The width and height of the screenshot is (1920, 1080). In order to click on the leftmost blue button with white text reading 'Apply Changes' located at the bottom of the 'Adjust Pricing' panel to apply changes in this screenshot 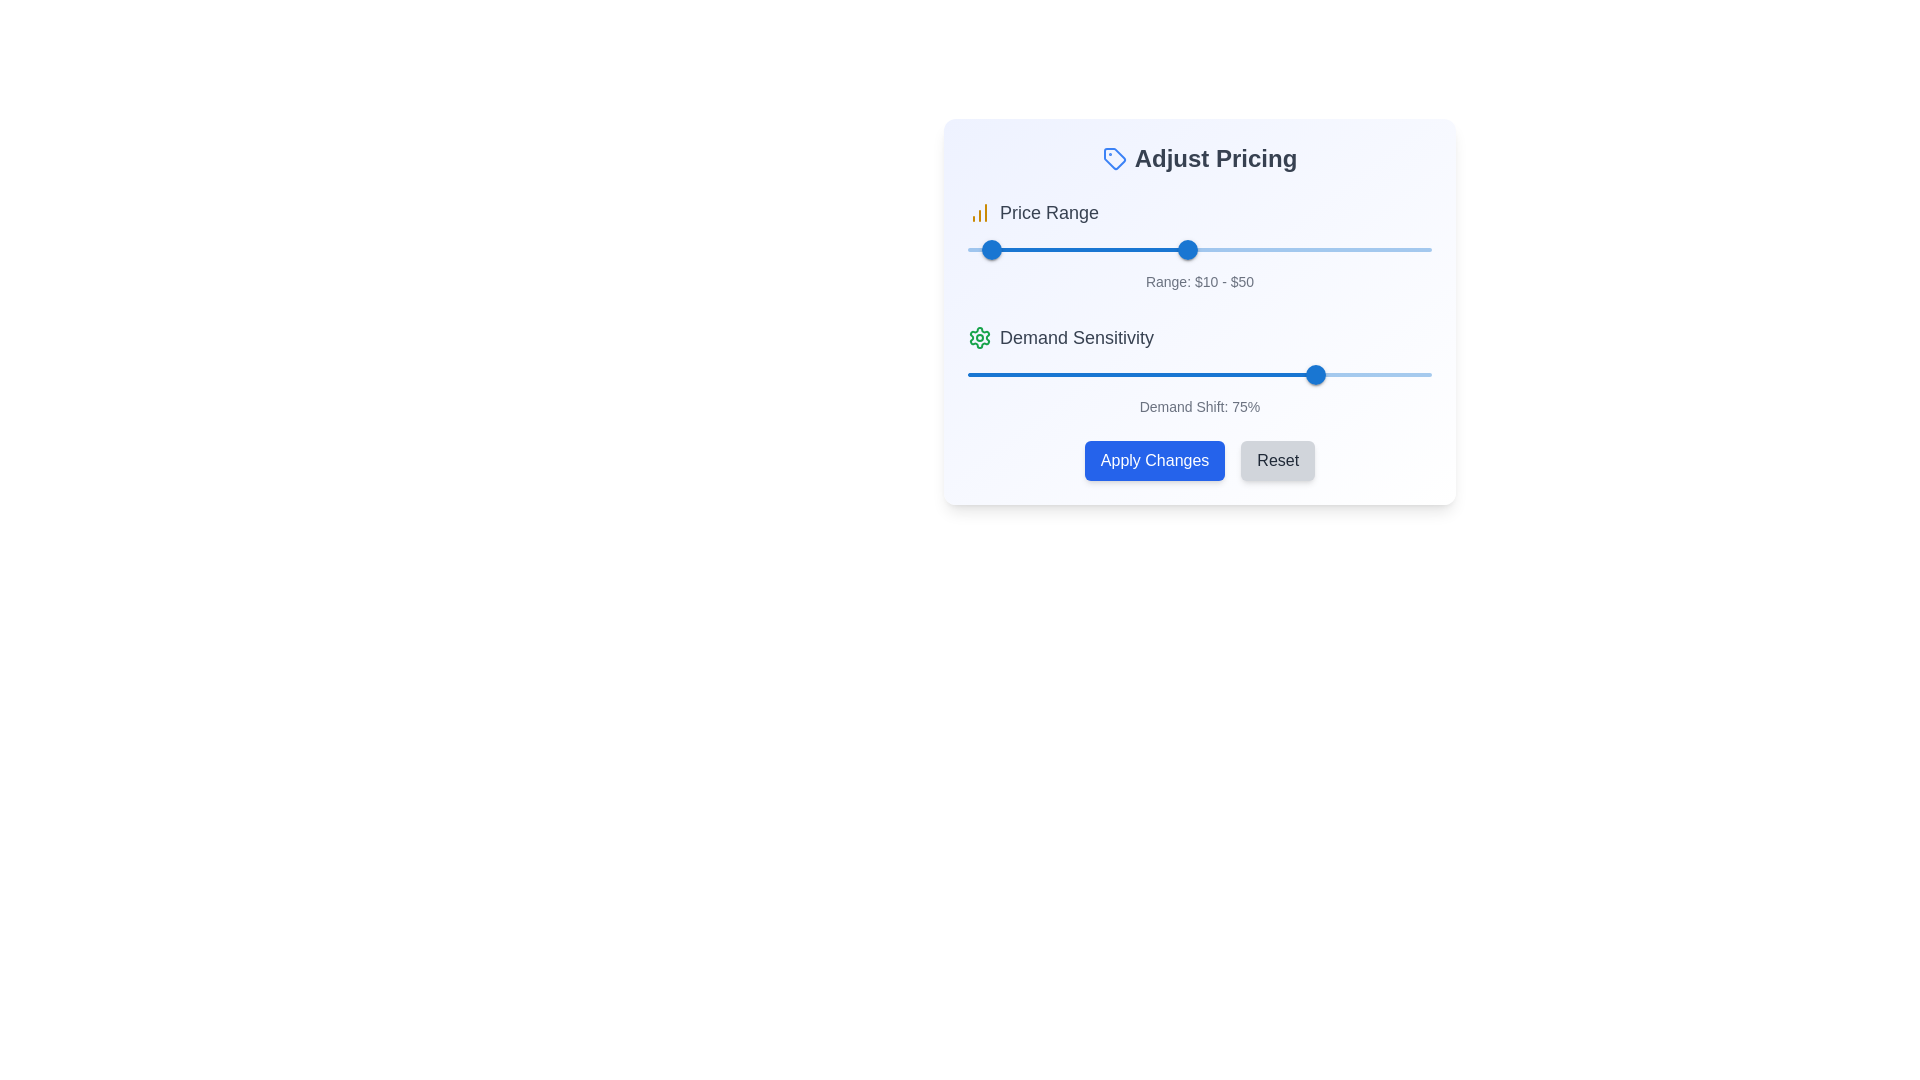, I will do `click(1155, 461)`.